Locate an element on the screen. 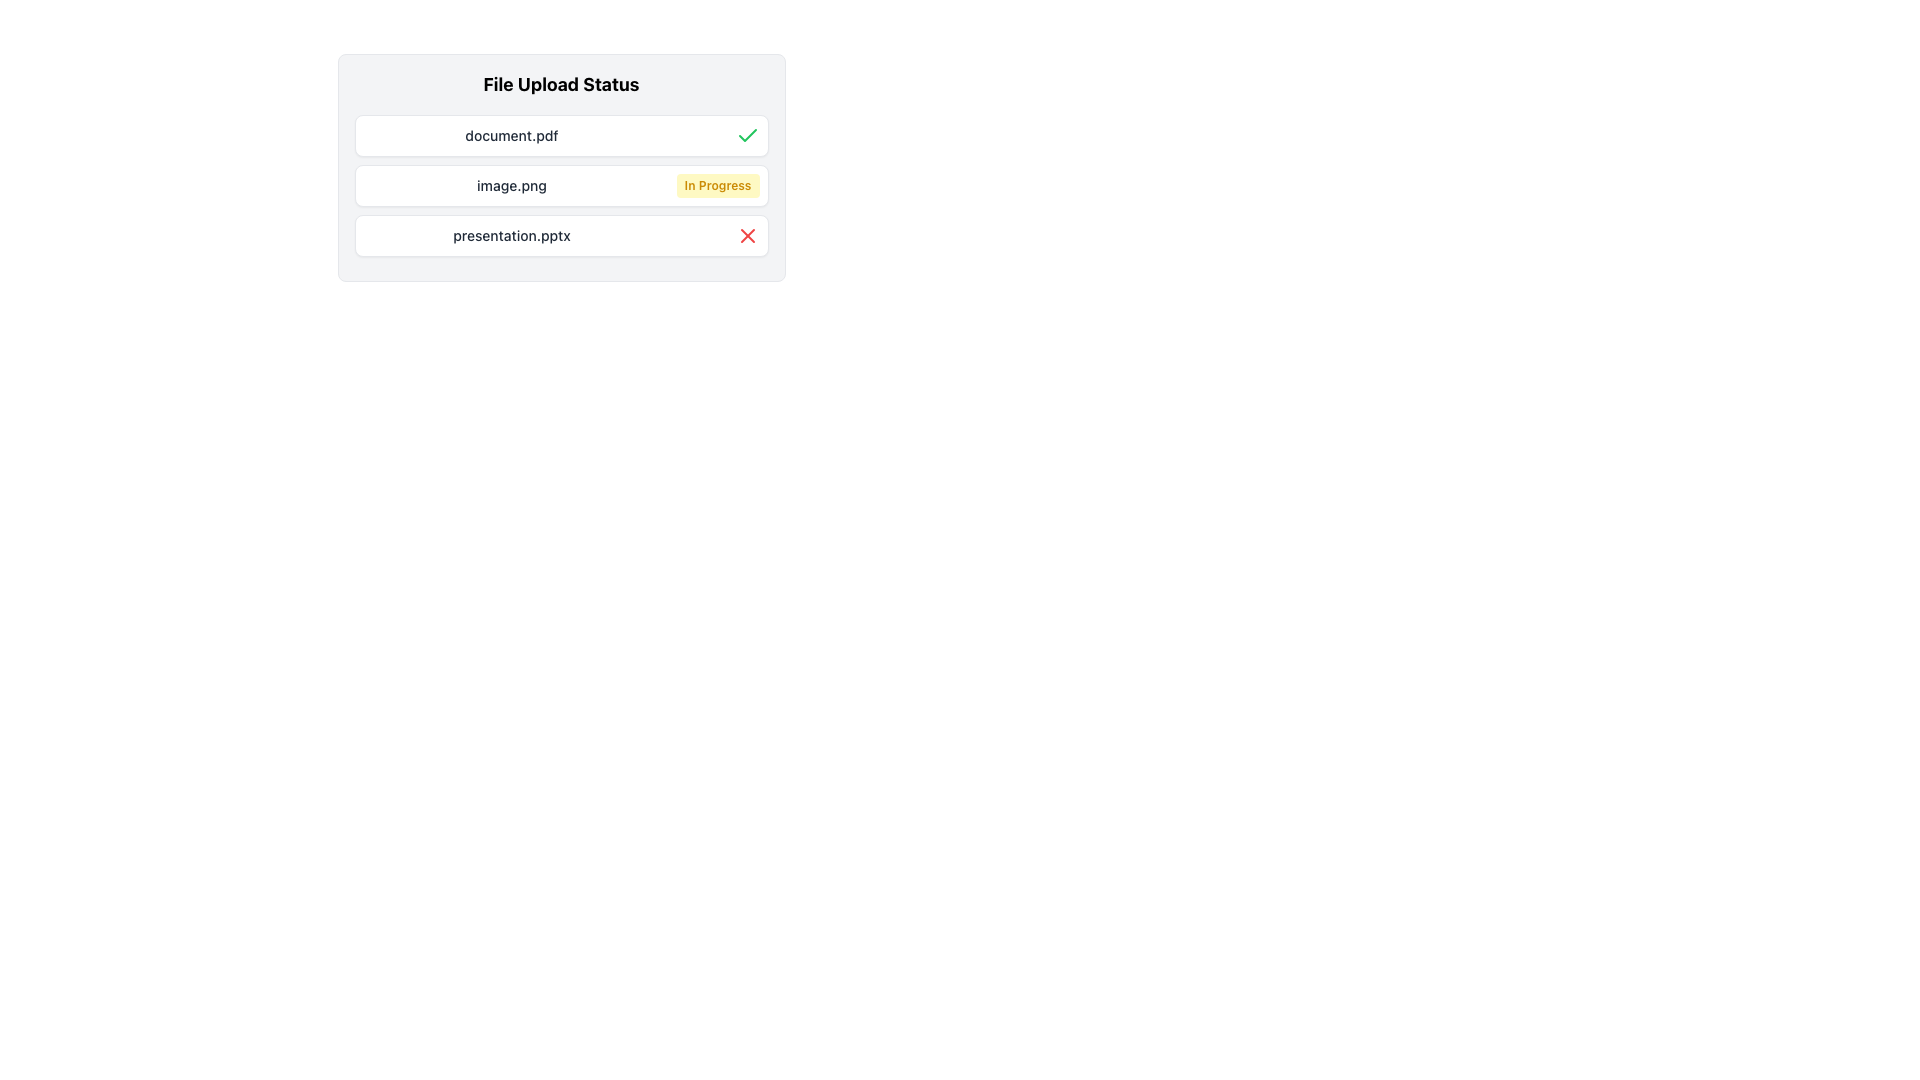 The image size is (1920, 1080). the small checkmark icon styled with a thin black stroke inside a green circle, located at the far right of the first row aligned with 'document.pdf' is located at coordinates (746, 135).